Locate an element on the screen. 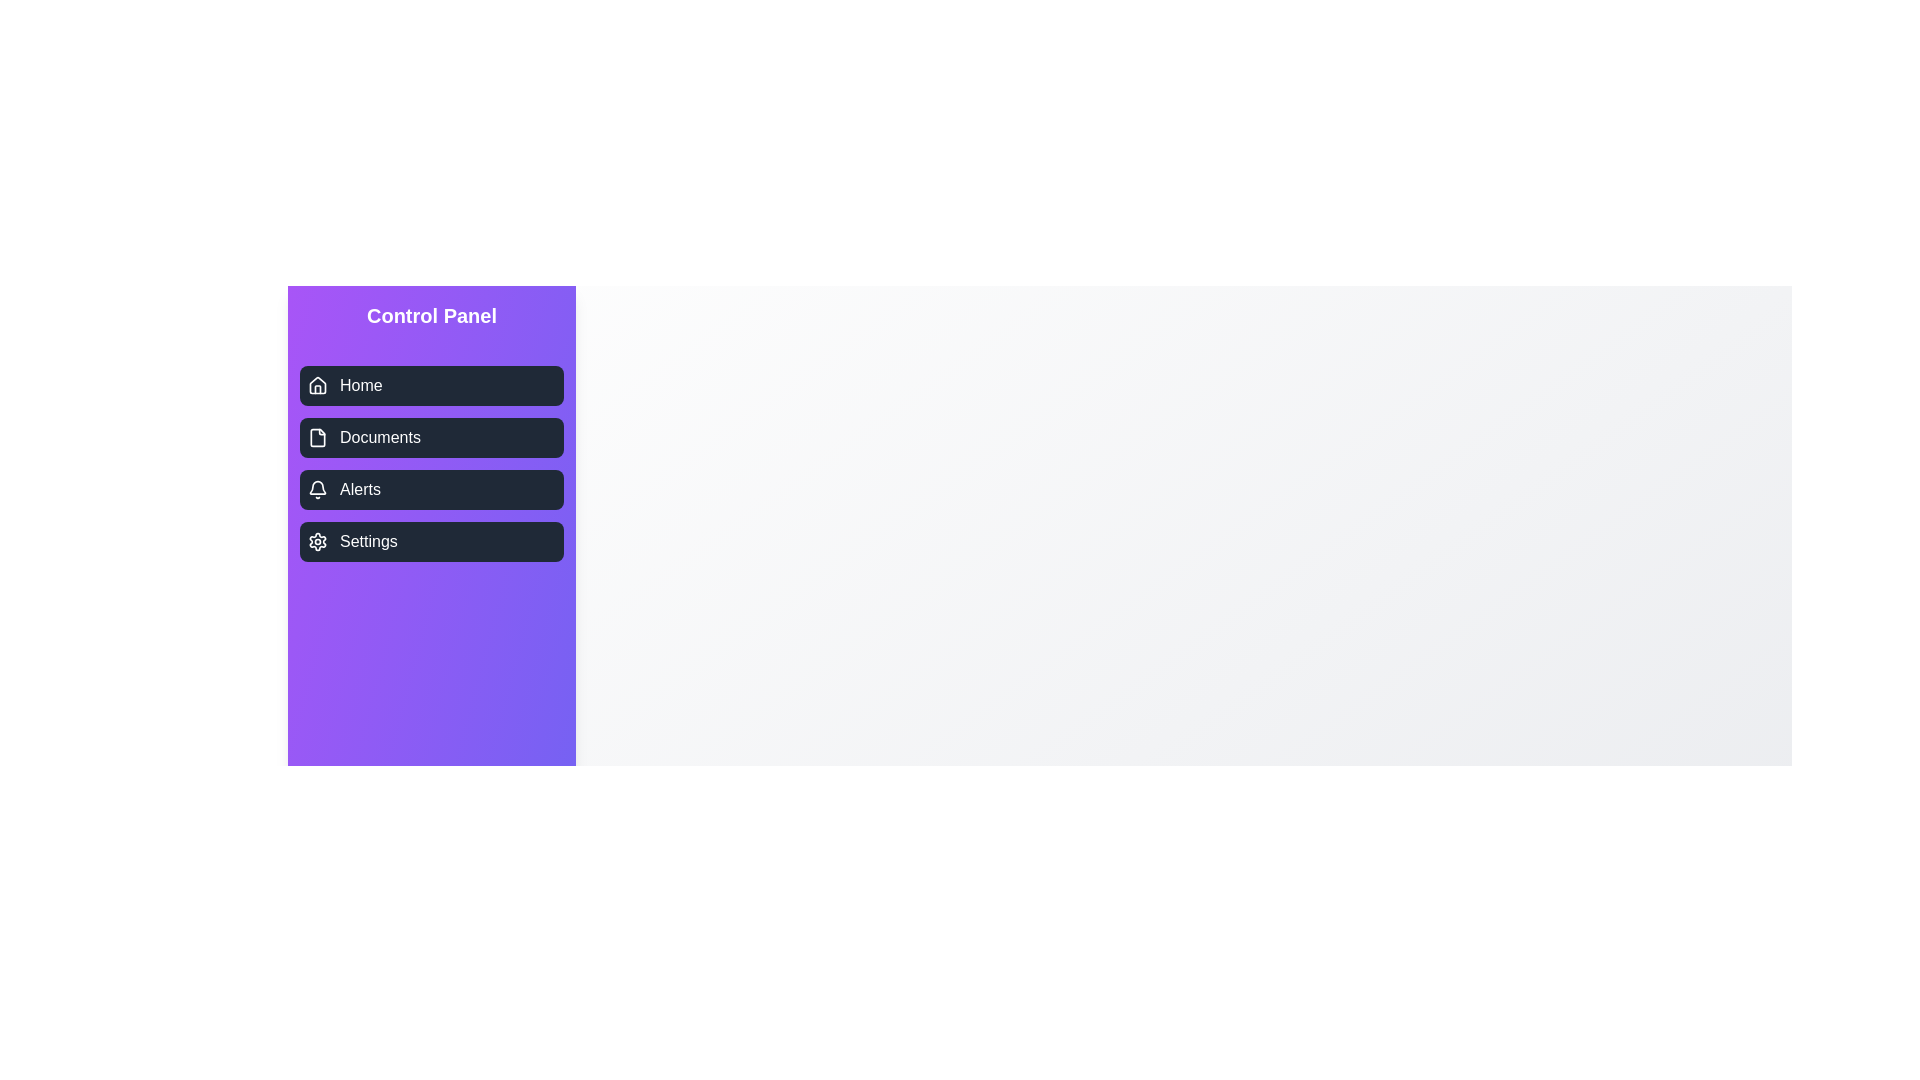 This screenshot has height=1080, width=1920. the navigation item labeled Documents is located at coordinates (431, 437).